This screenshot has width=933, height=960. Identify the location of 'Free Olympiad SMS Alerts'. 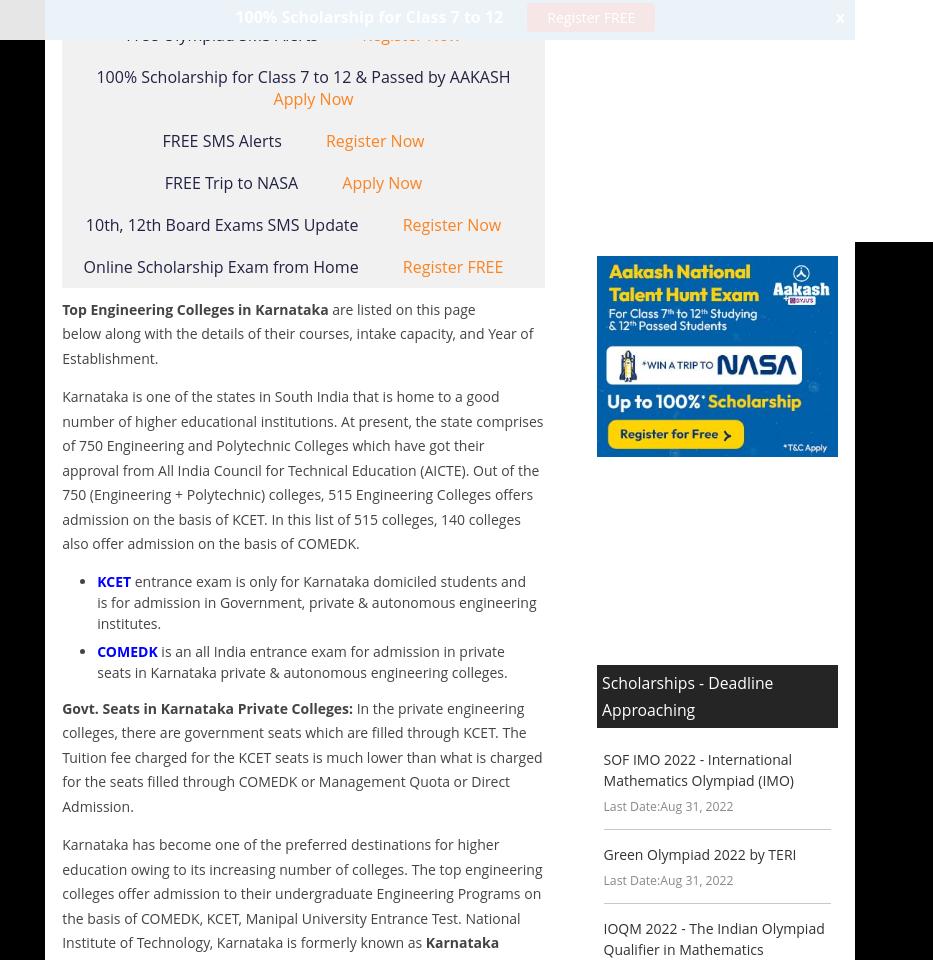
(223, 32).